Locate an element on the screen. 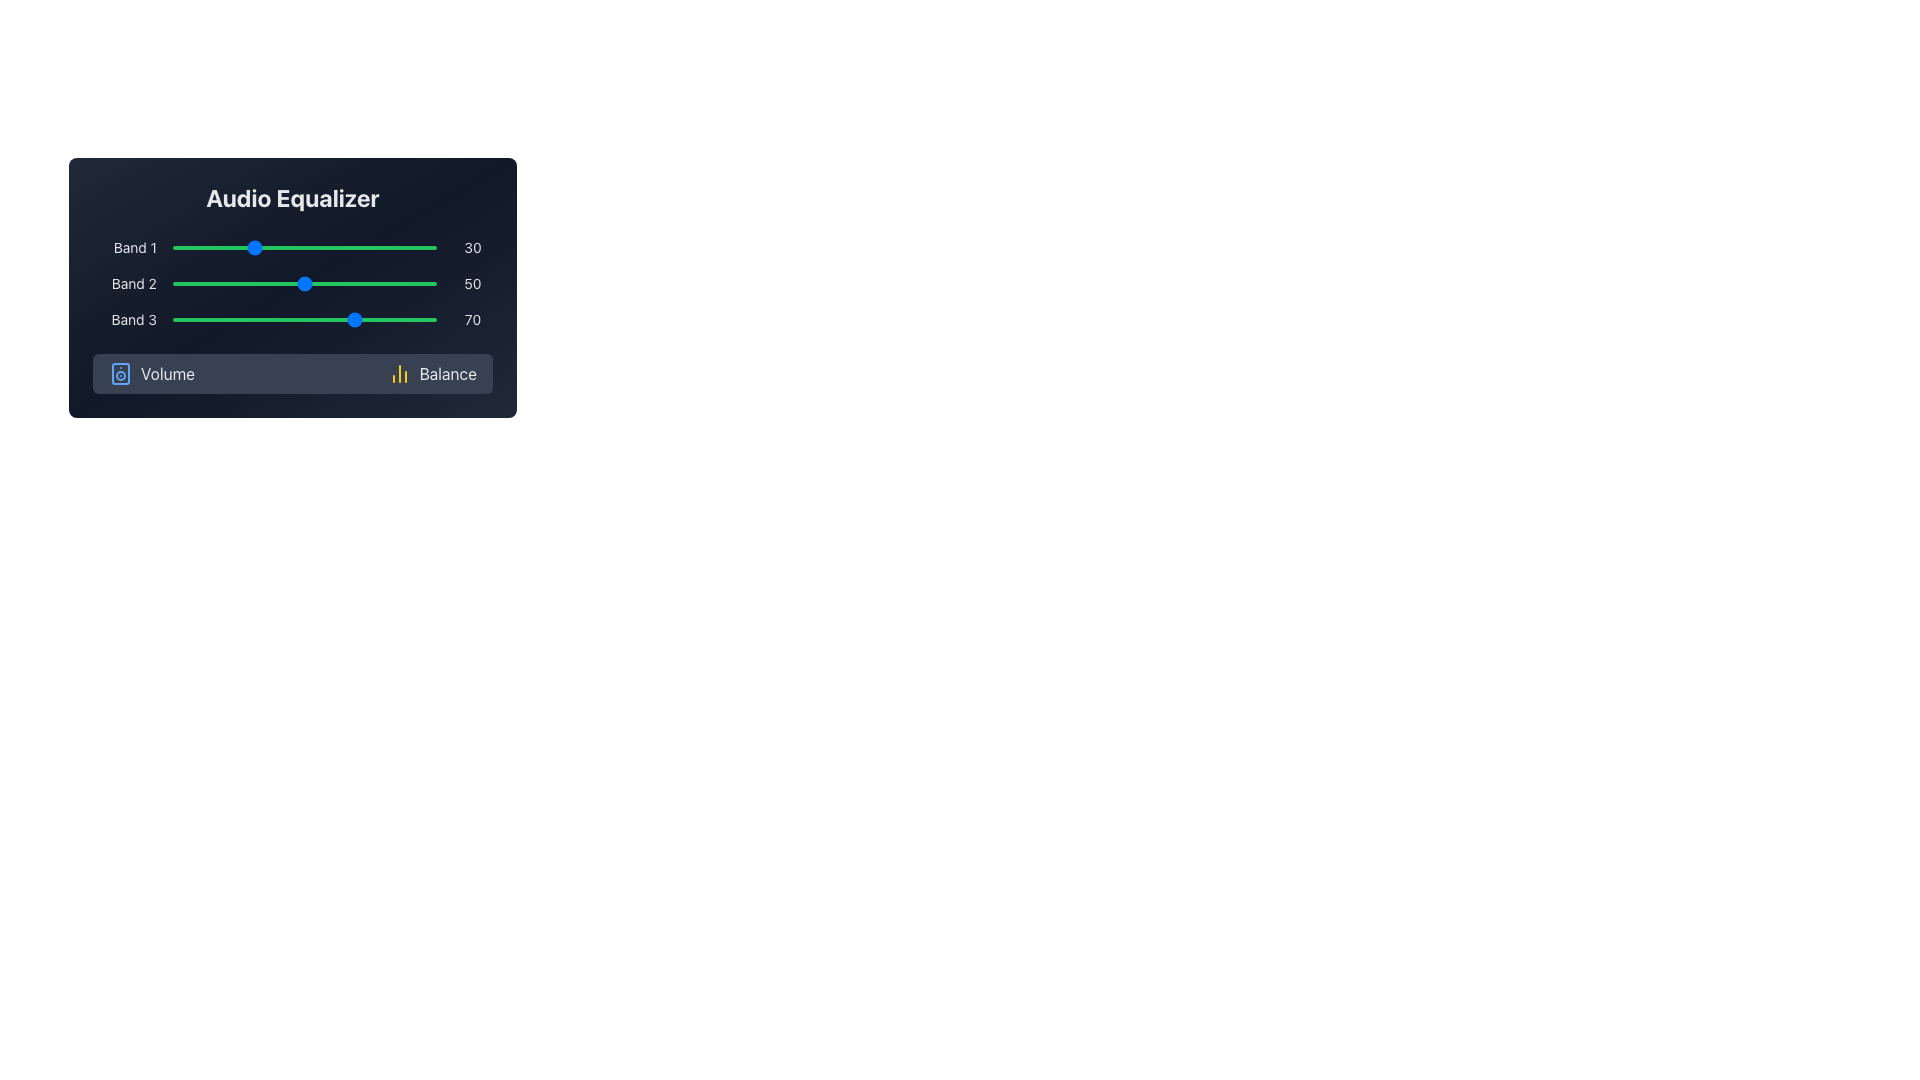 This screenshot has height=1080, width=1920. the frequency slider is located at coordinates (178, 284).